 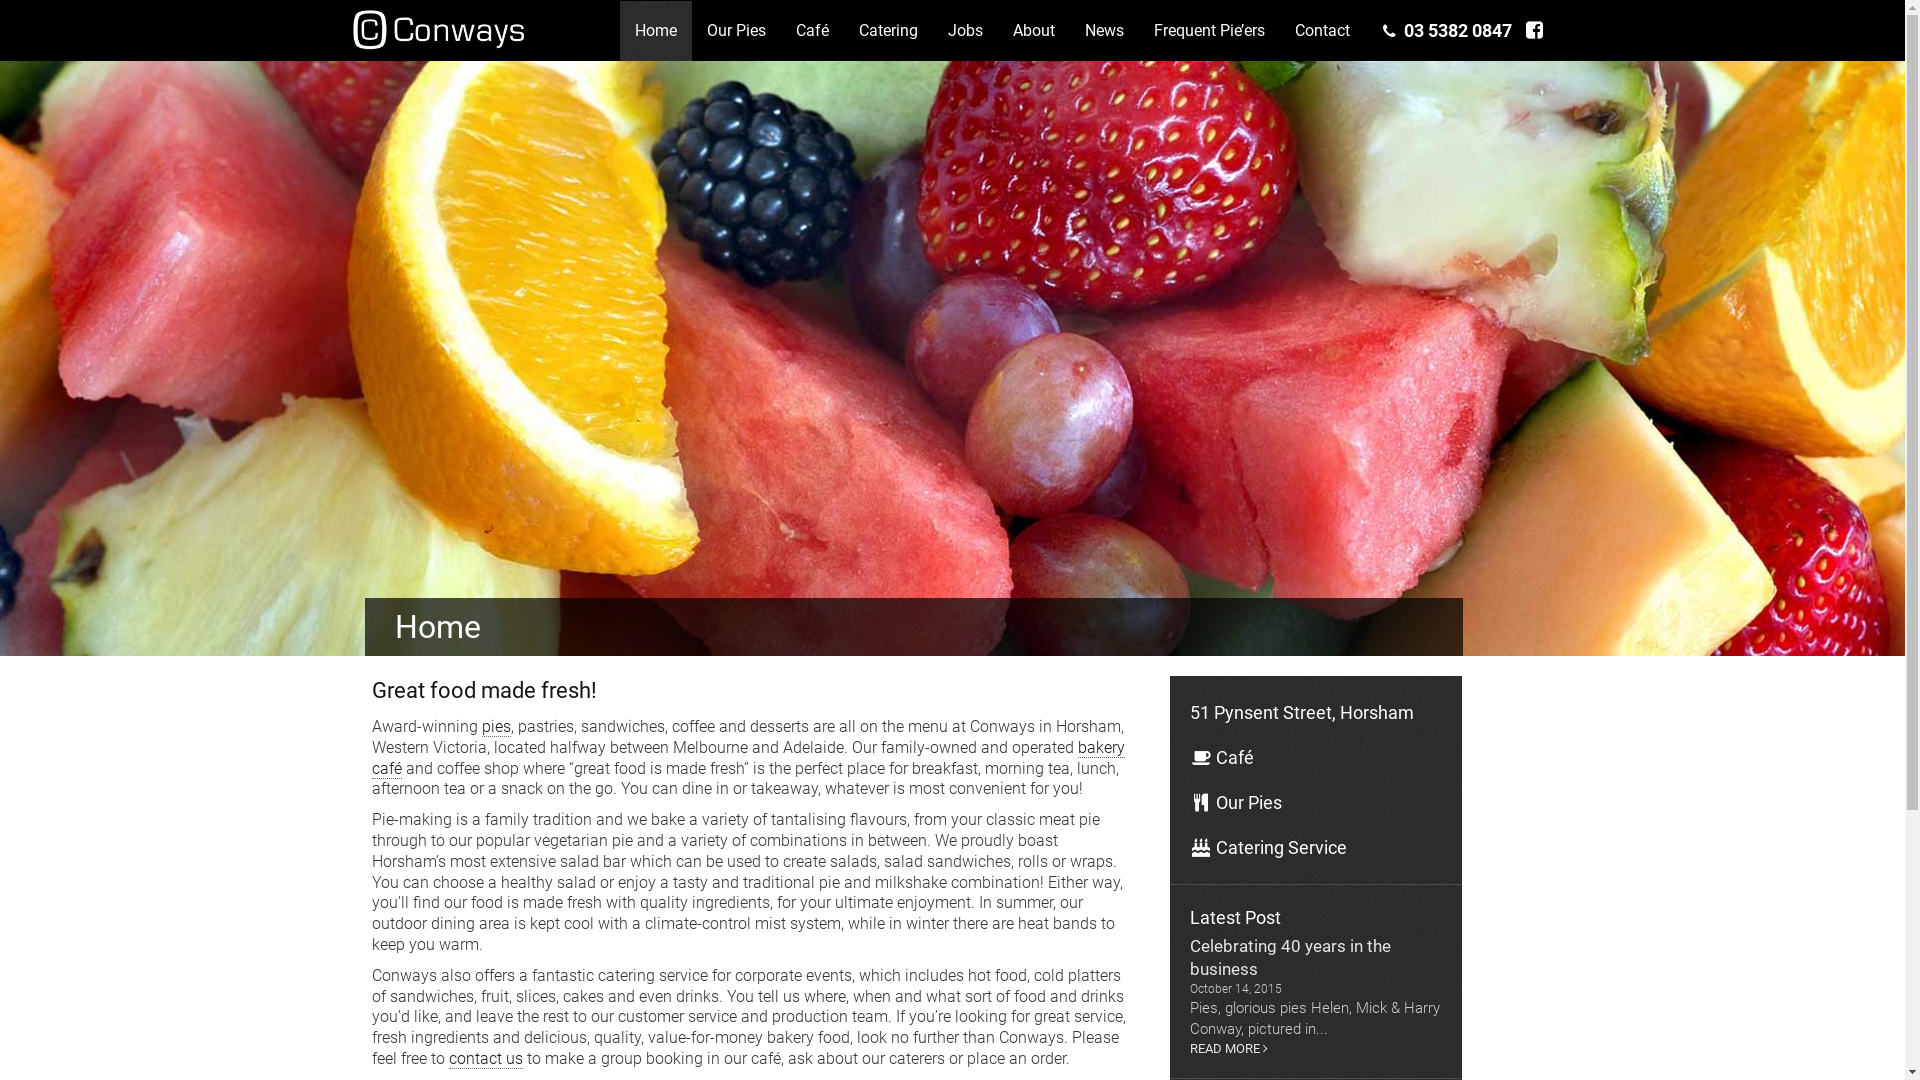 I want to click on 'Our Pies', so click(x=735, y=30).